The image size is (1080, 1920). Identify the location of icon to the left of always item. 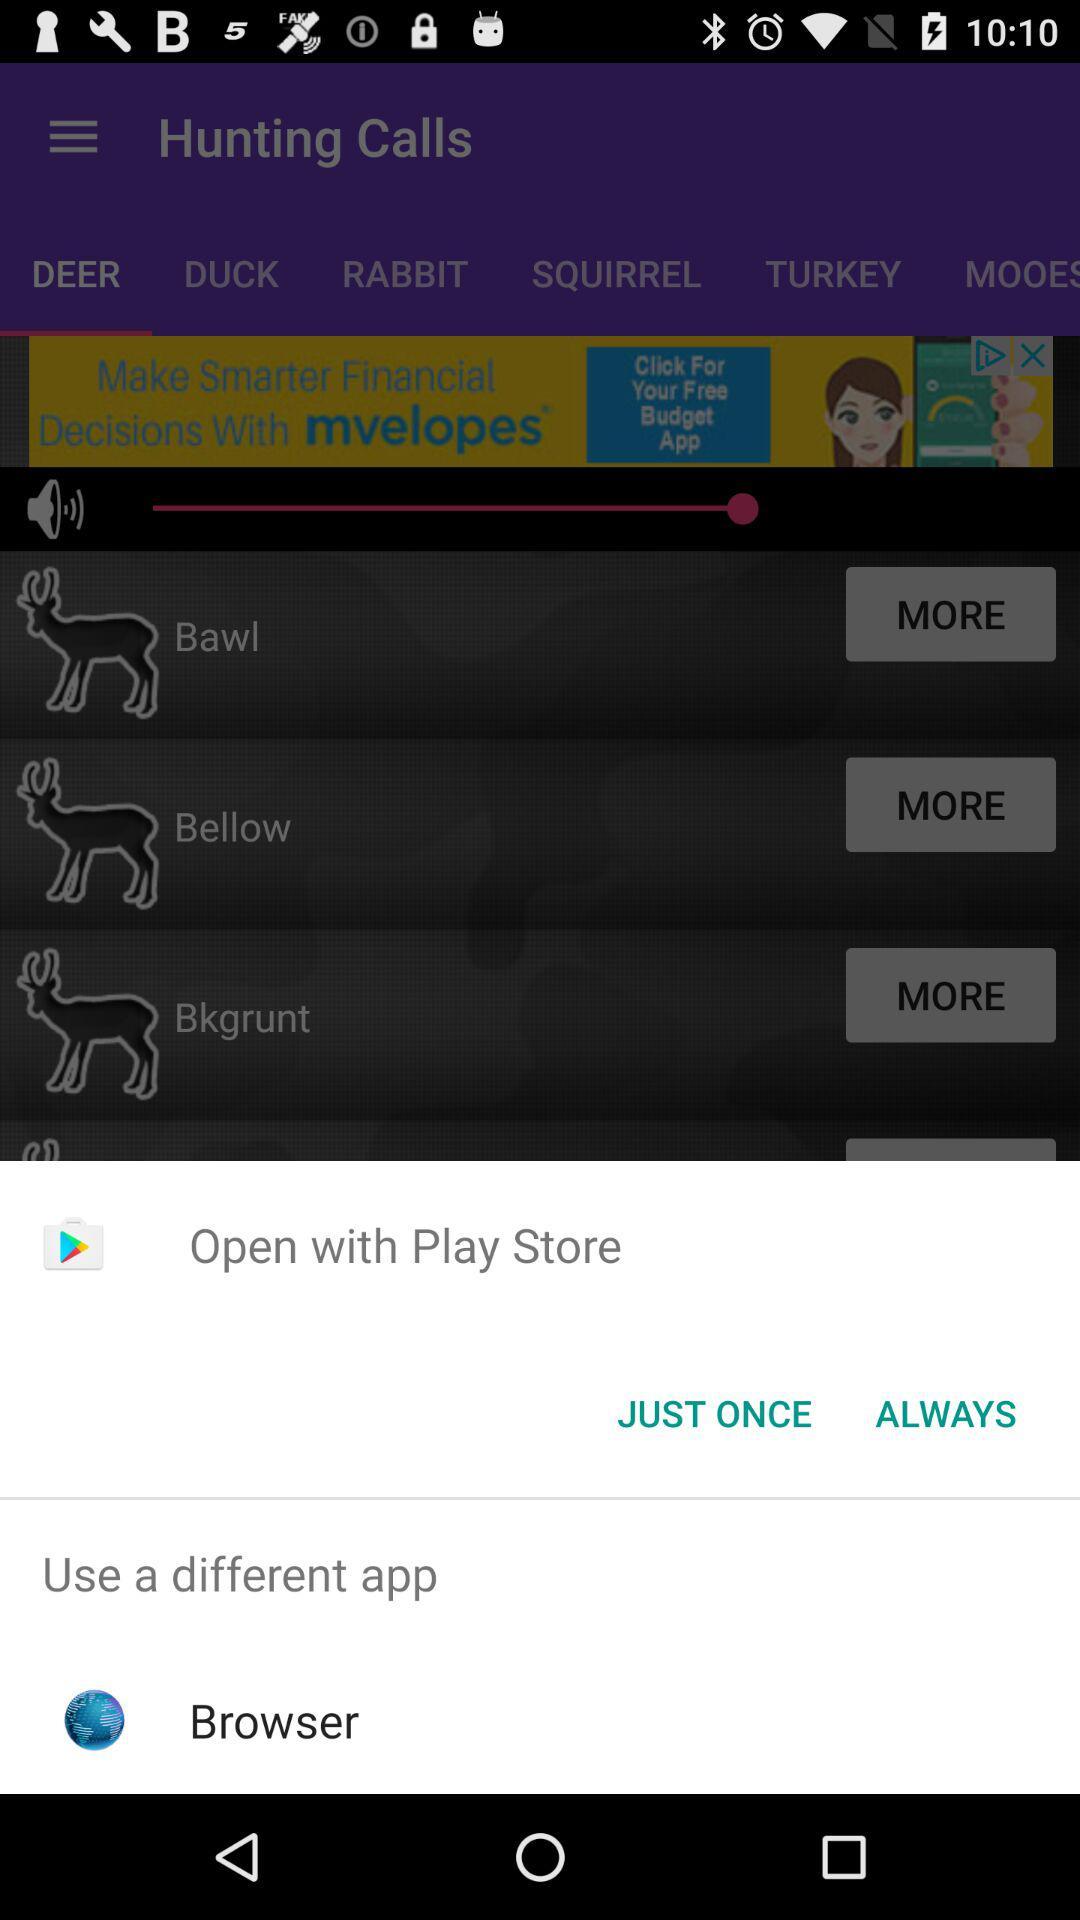
(713, 1411).